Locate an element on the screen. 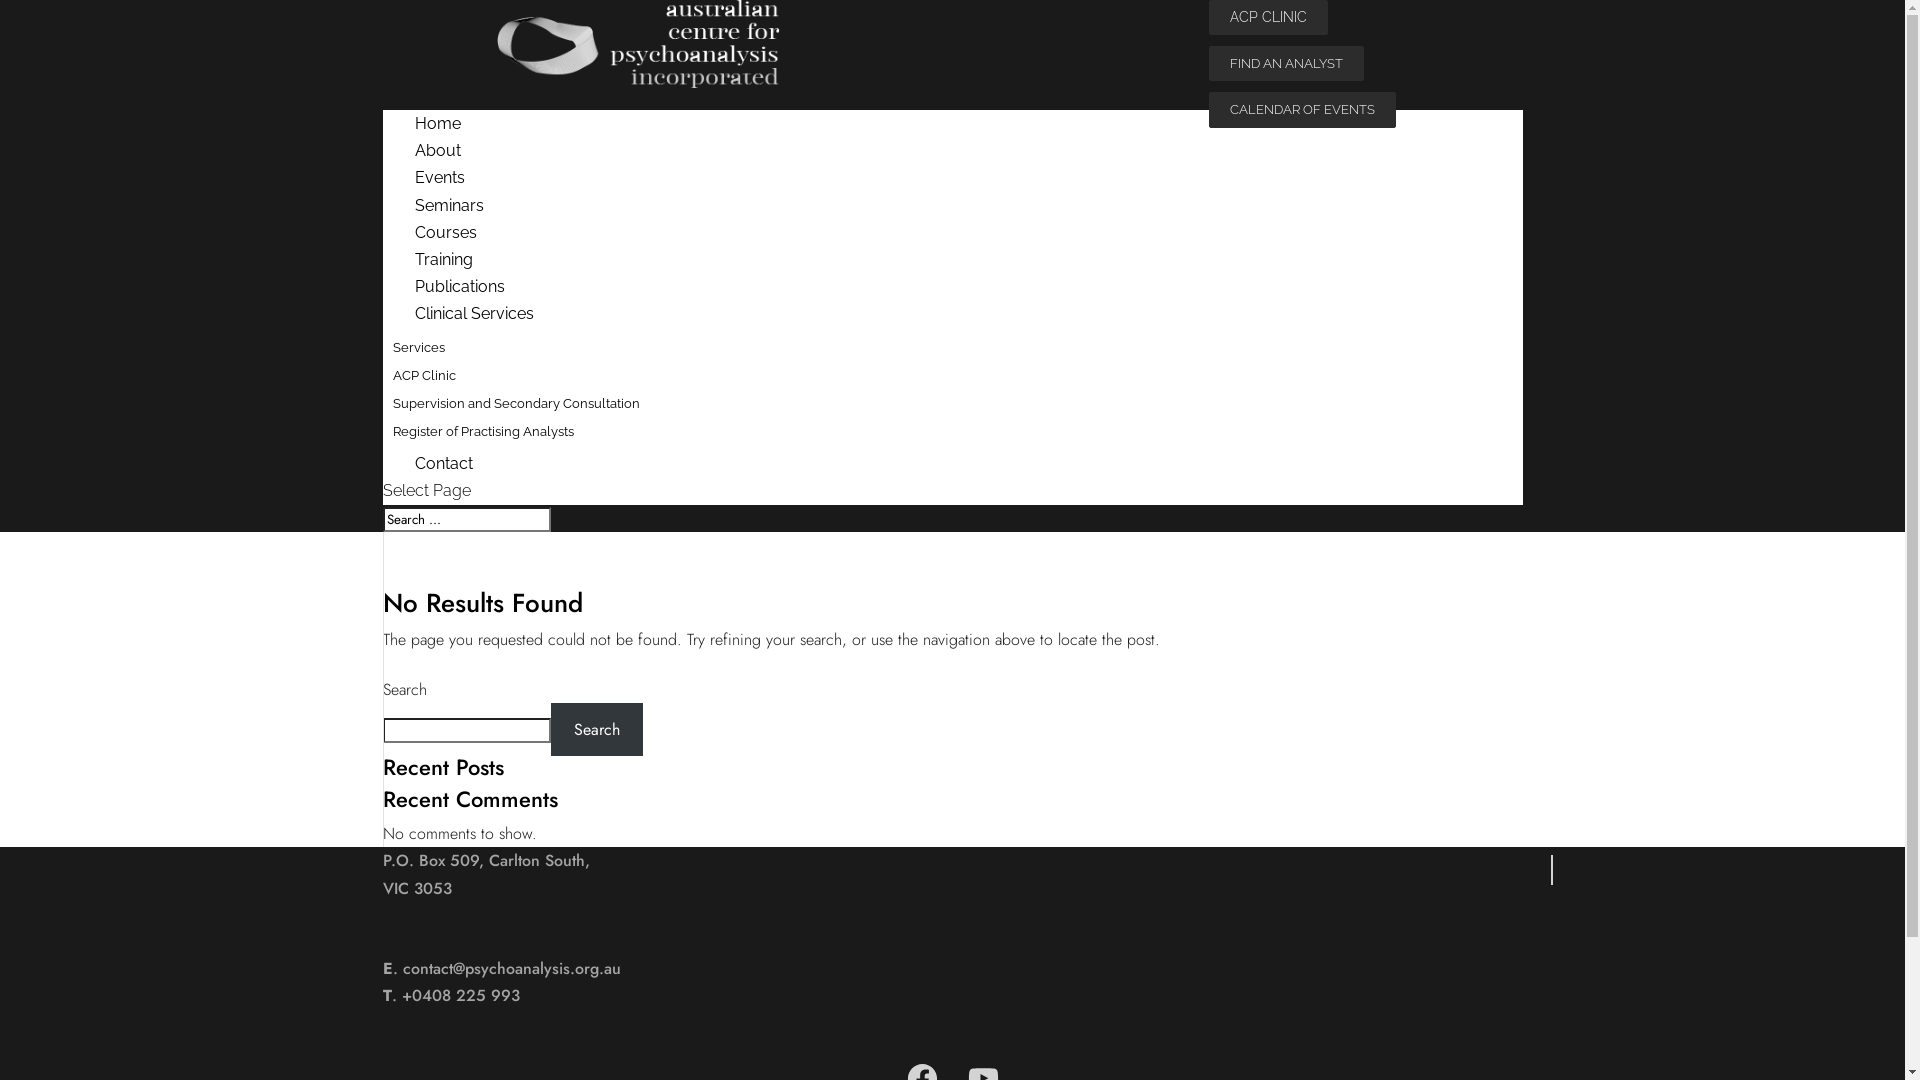 This screenshot has height=1080, width=1920. 'Home' is located at coordinates (436, 123).